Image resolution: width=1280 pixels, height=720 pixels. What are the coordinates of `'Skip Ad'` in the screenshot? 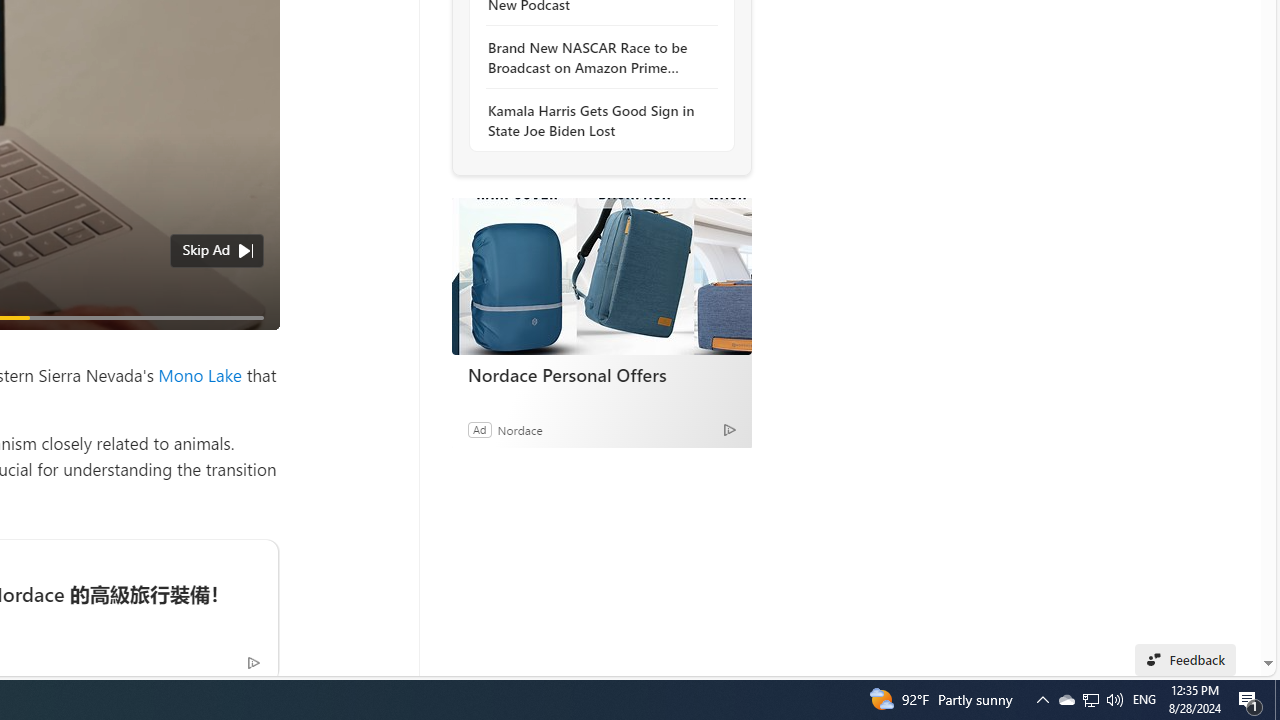 It's located at (206, 248).